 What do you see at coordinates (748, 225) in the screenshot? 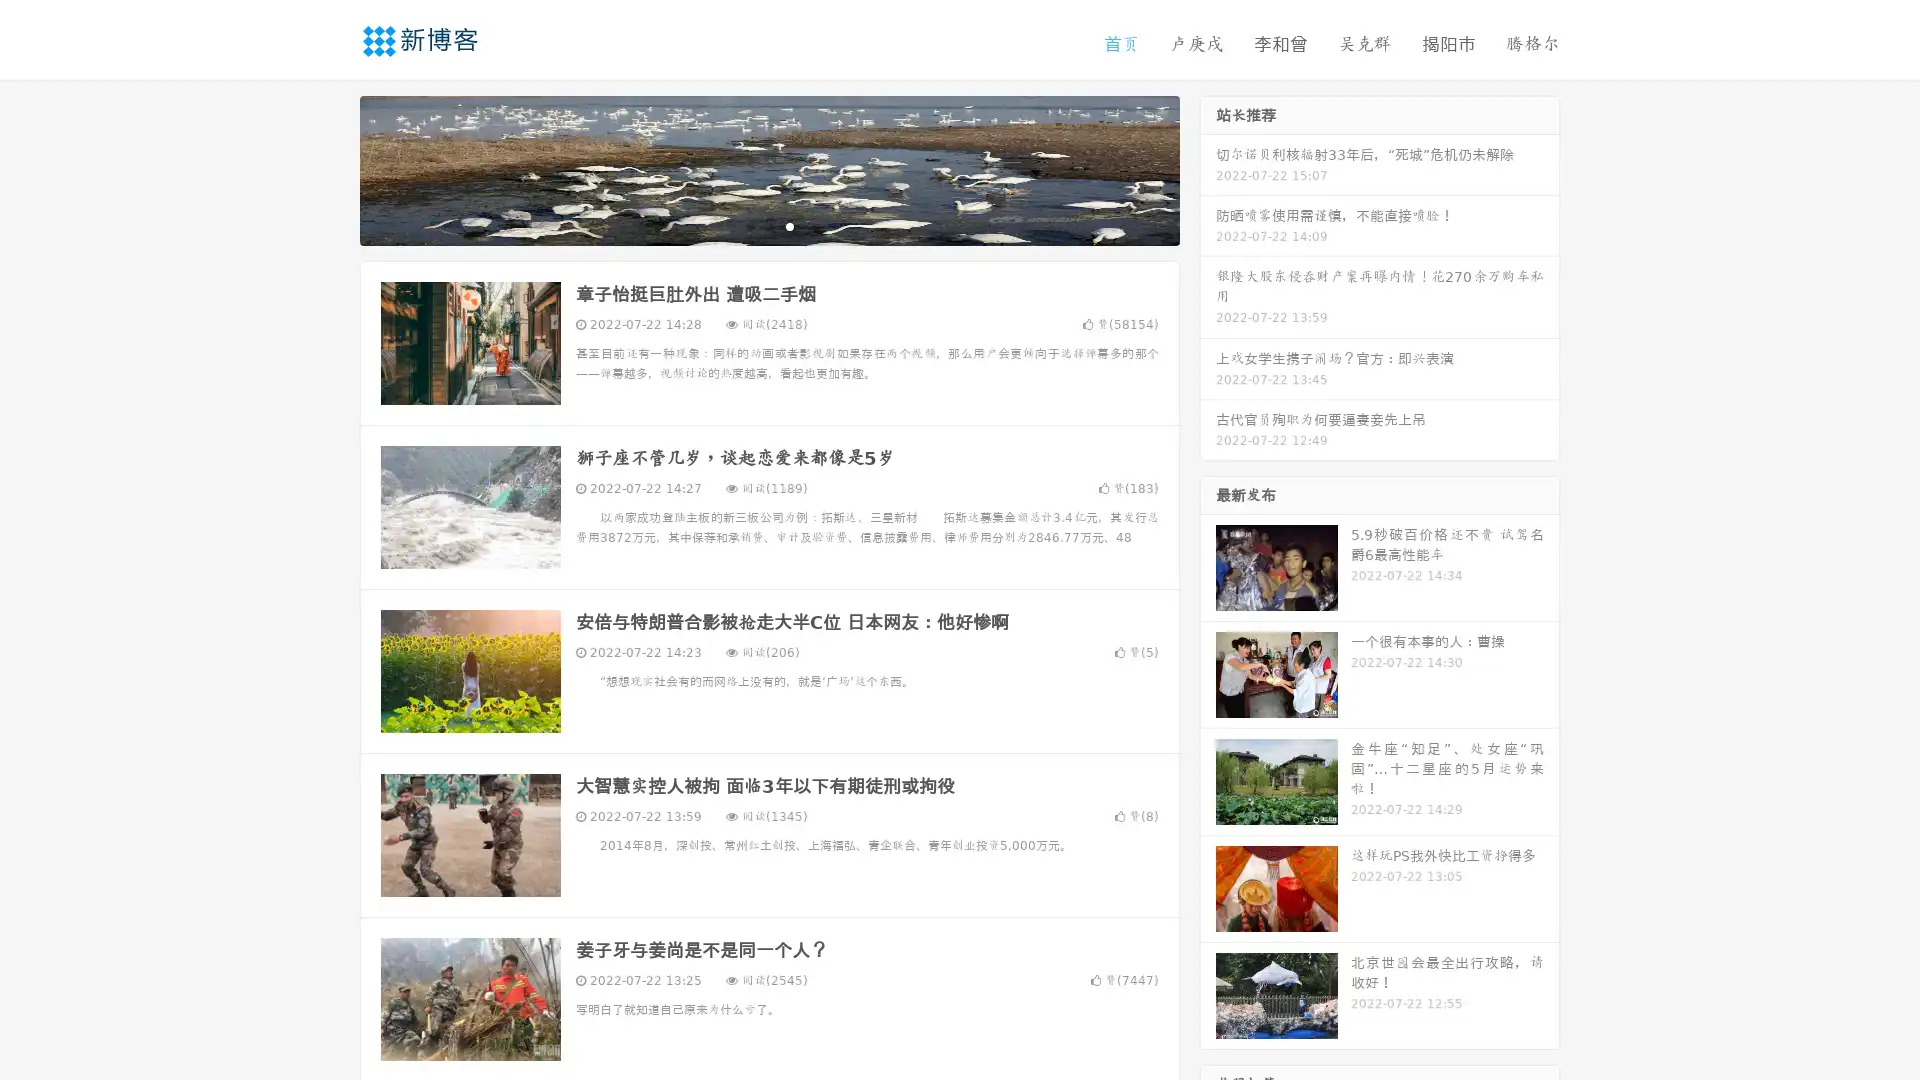
I see `Go to slide 1` at bounding box center [748, 225].